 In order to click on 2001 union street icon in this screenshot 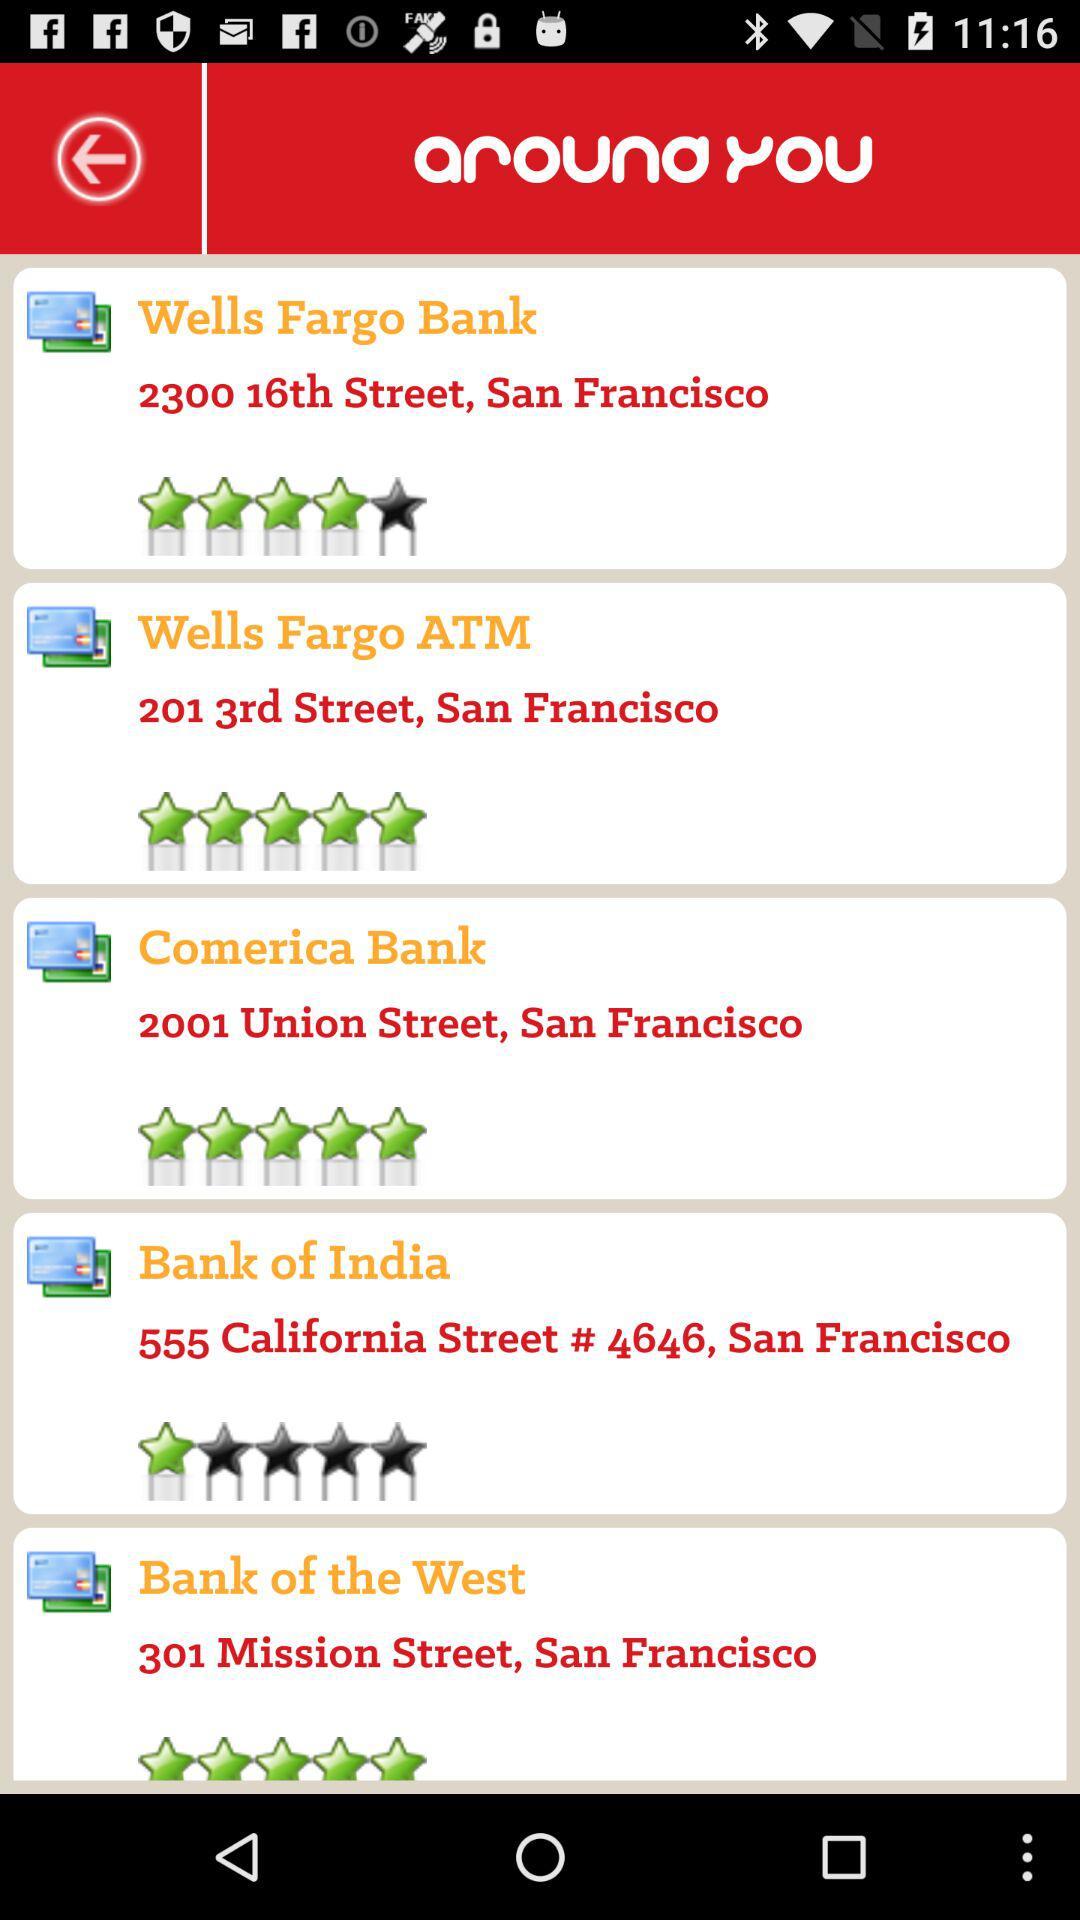, I will do `click(470, 1021)`.